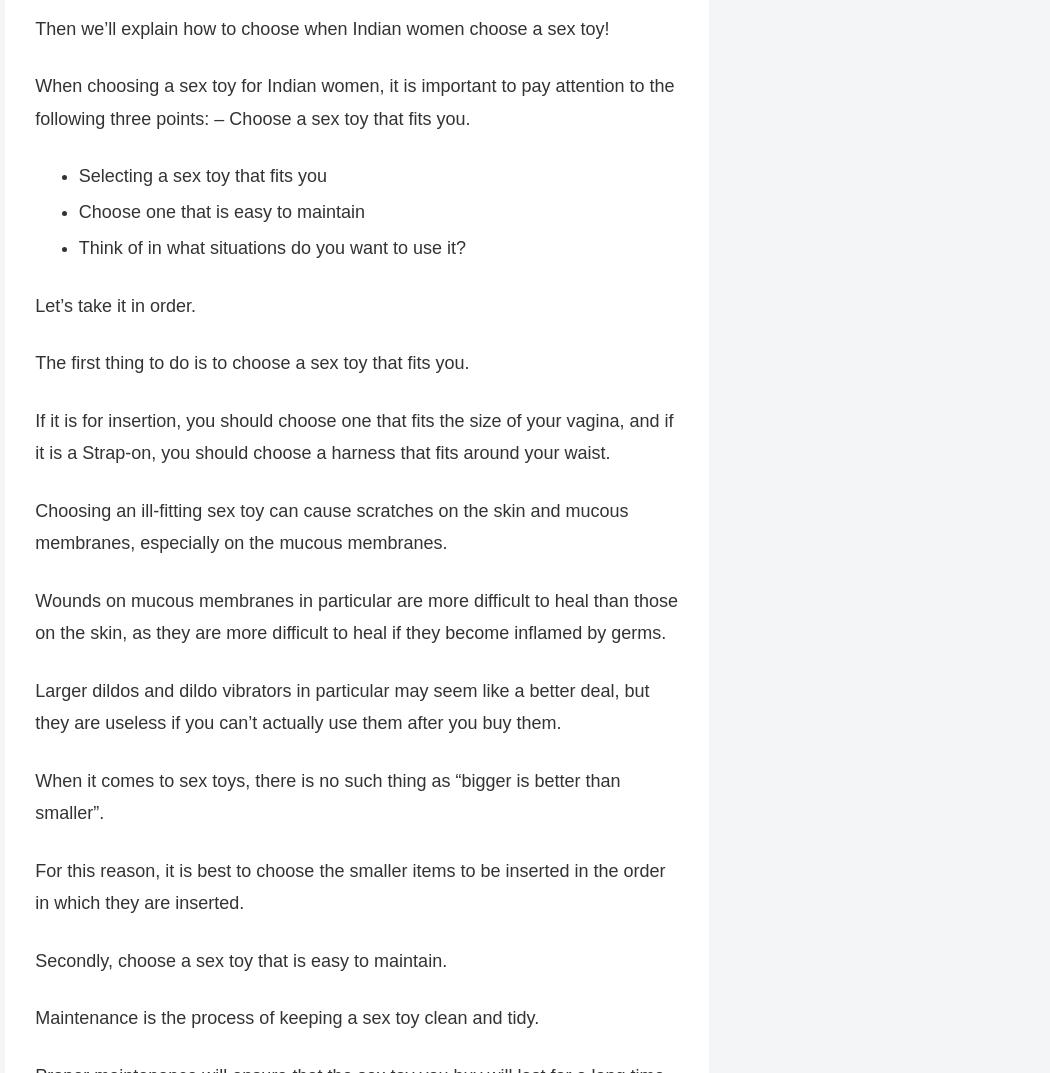 Image resolution: width=1050 pixels, height=1073 pixels. I want to click on 'Wounds on mucous membranes in particular are more difficult to heal than those on the skin, as they are more difficult to heal if they become inflamed by germs.', so click(34, 617).